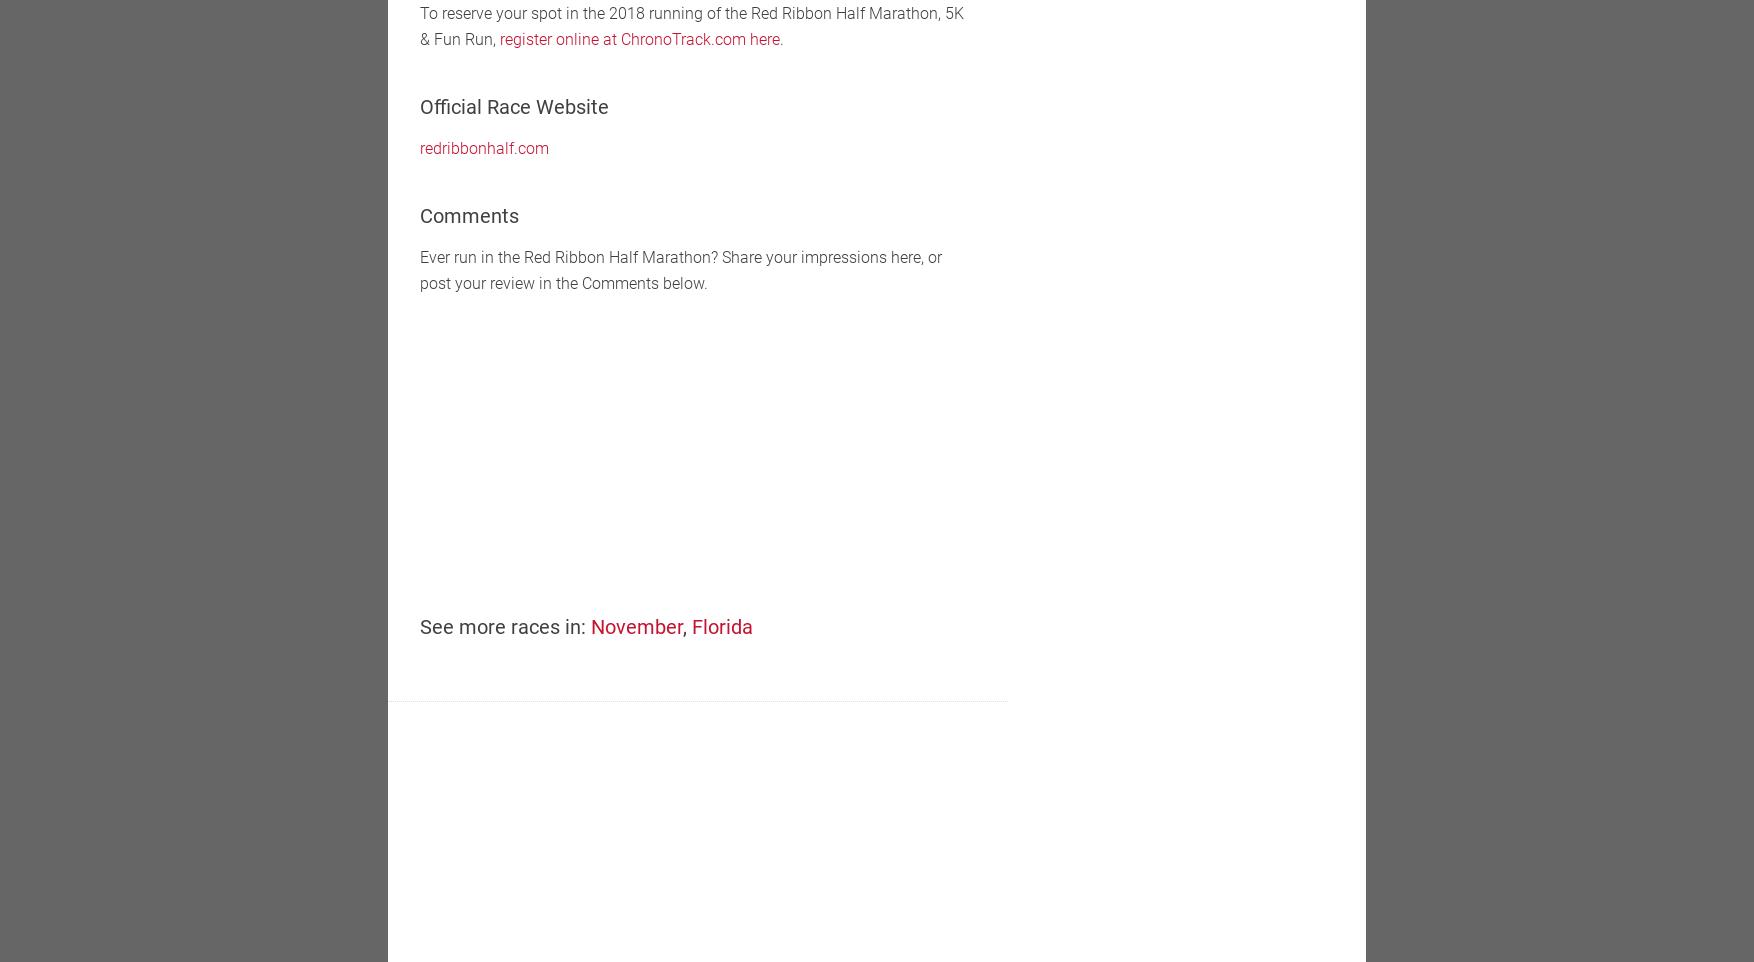  I want to click on 'Comments', so click(468, 214).